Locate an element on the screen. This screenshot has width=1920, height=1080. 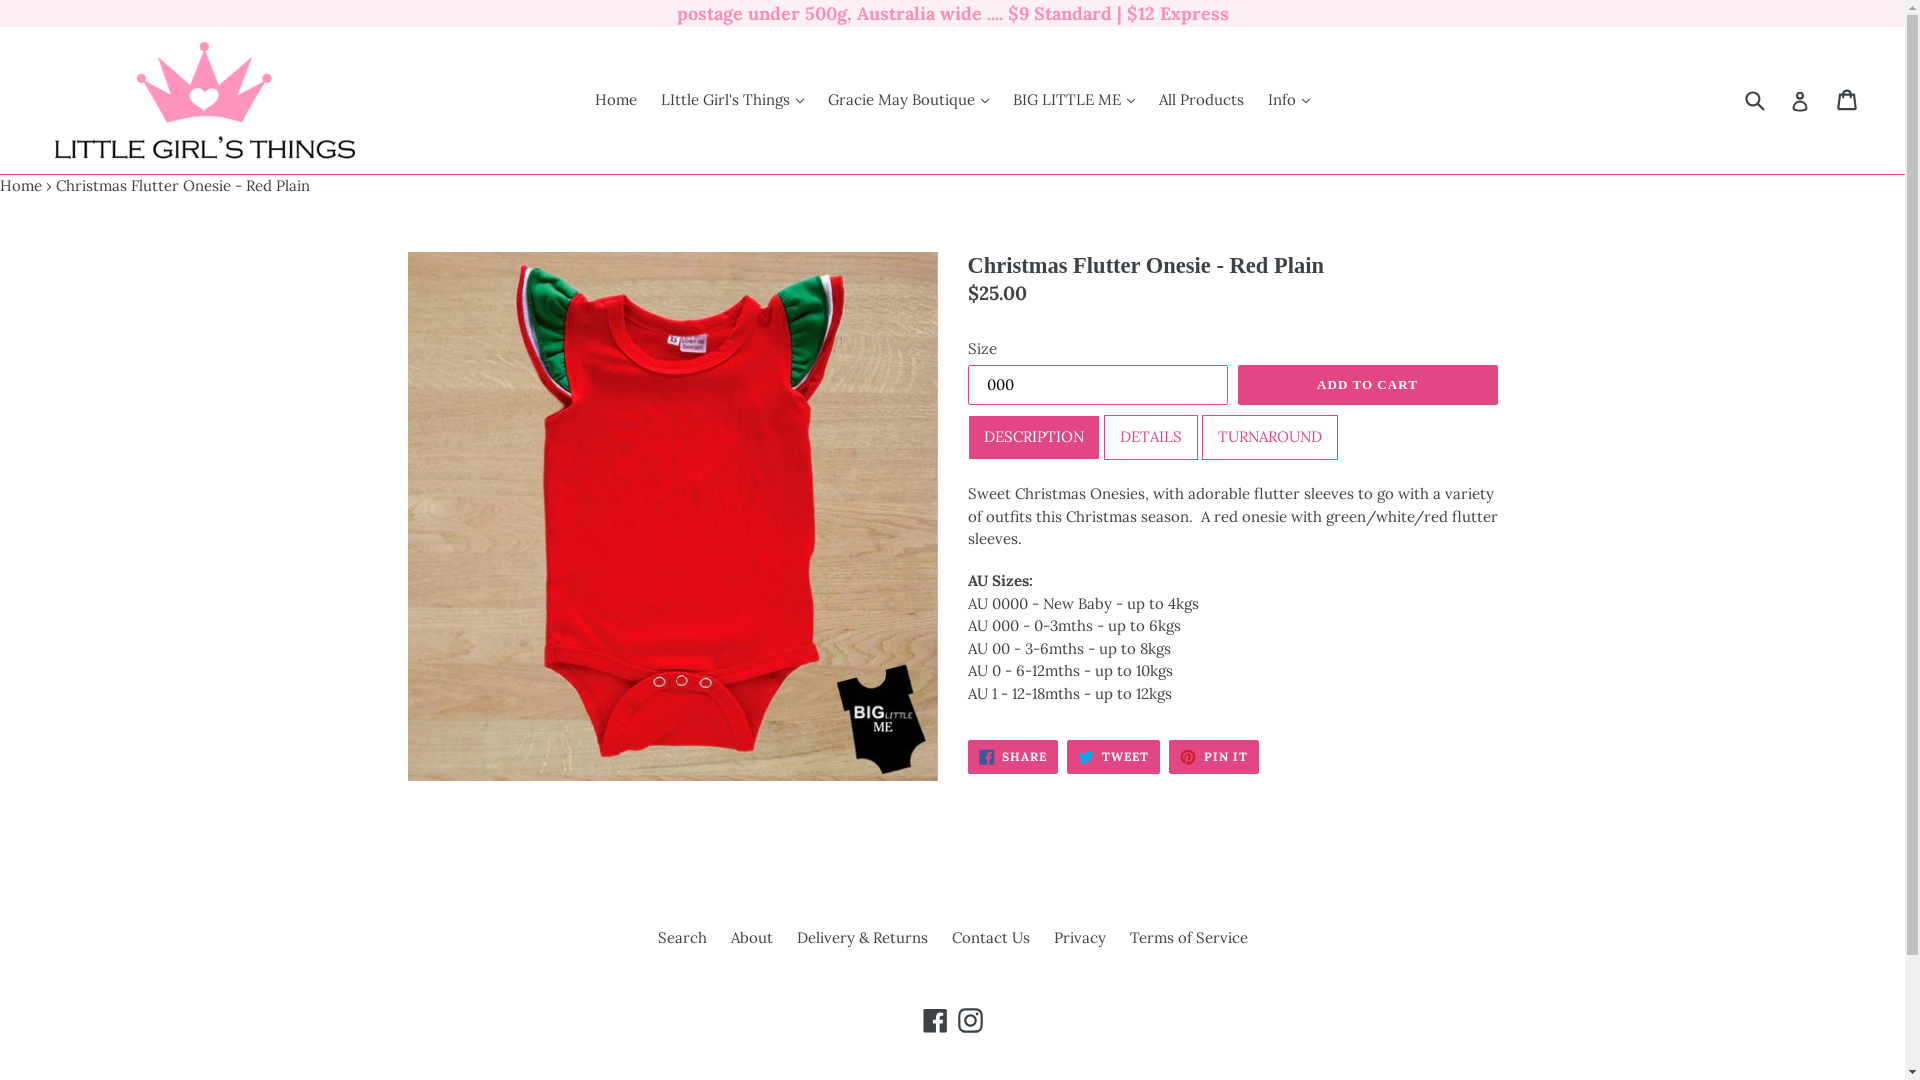
'All Products' is located at coordinates (1200, 100).